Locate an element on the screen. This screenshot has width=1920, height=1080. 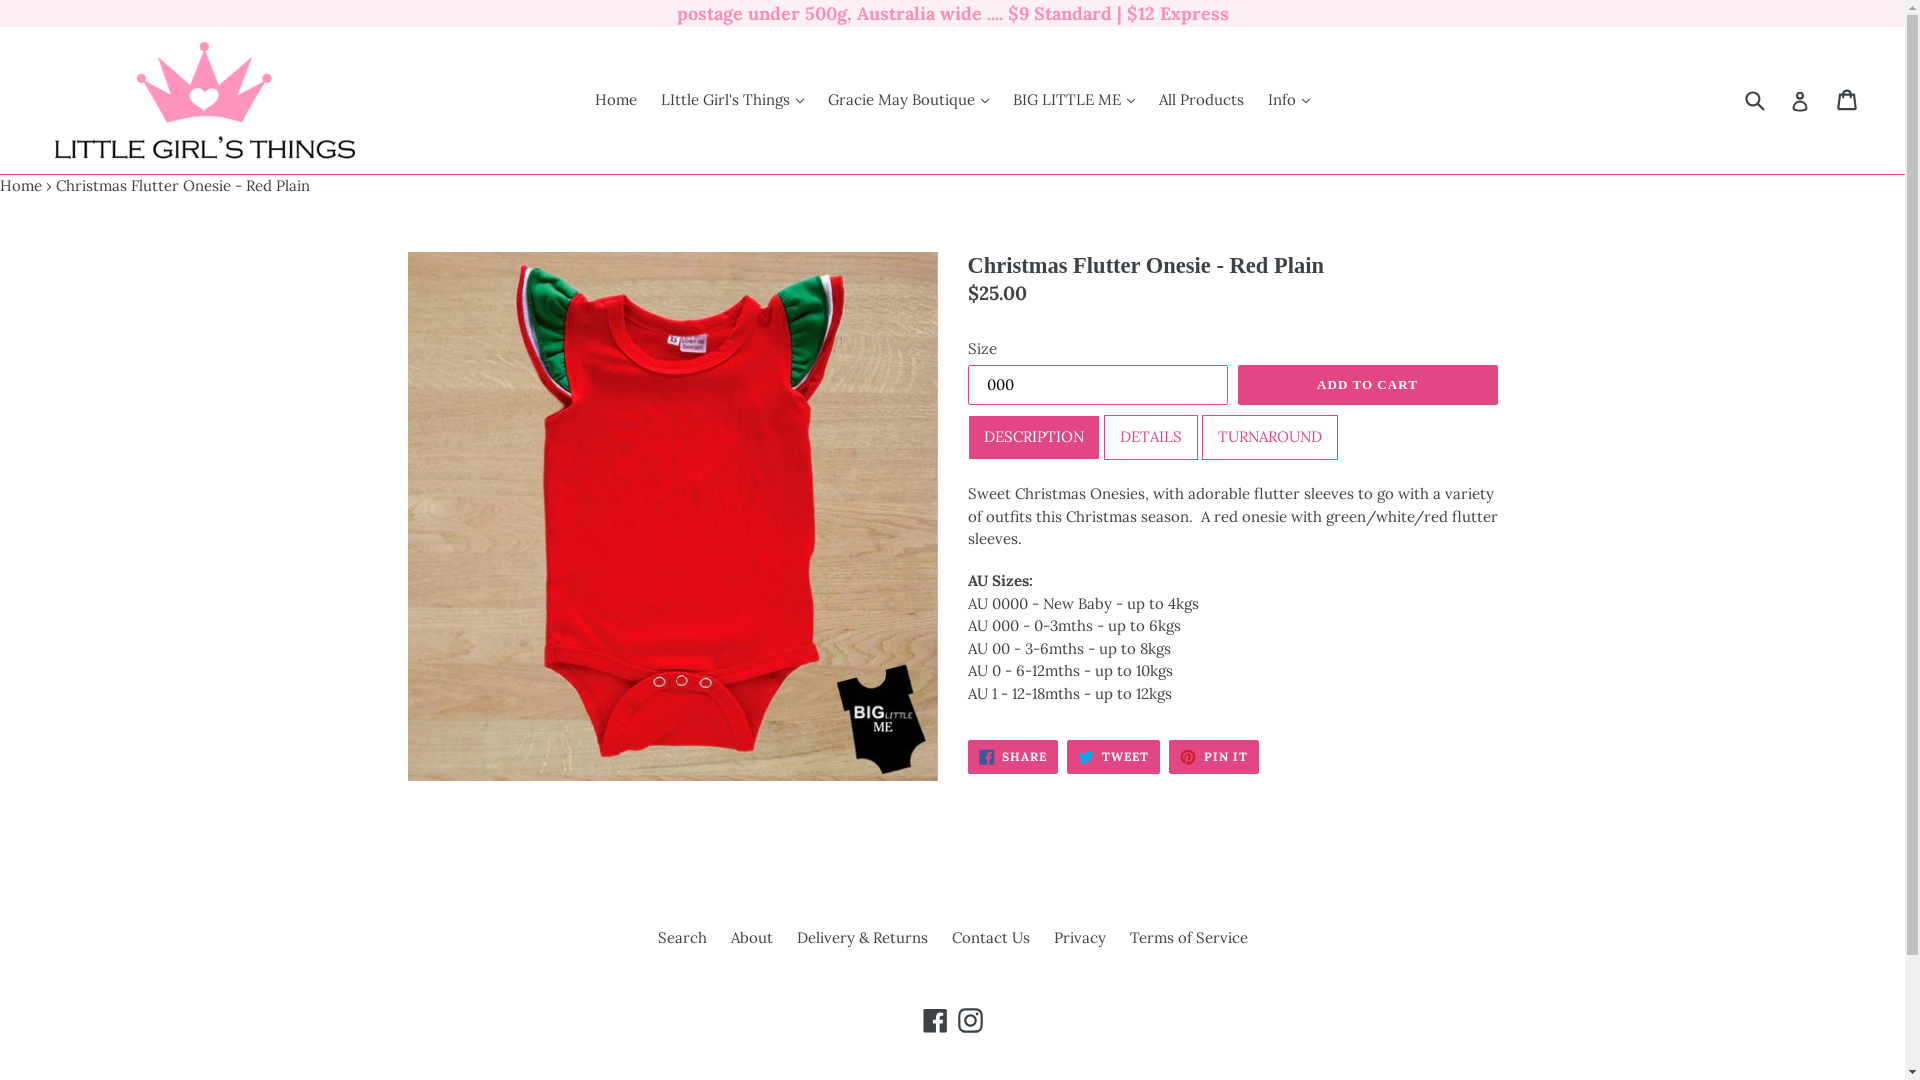
'All Products' is located at coordinates (1200, 100).